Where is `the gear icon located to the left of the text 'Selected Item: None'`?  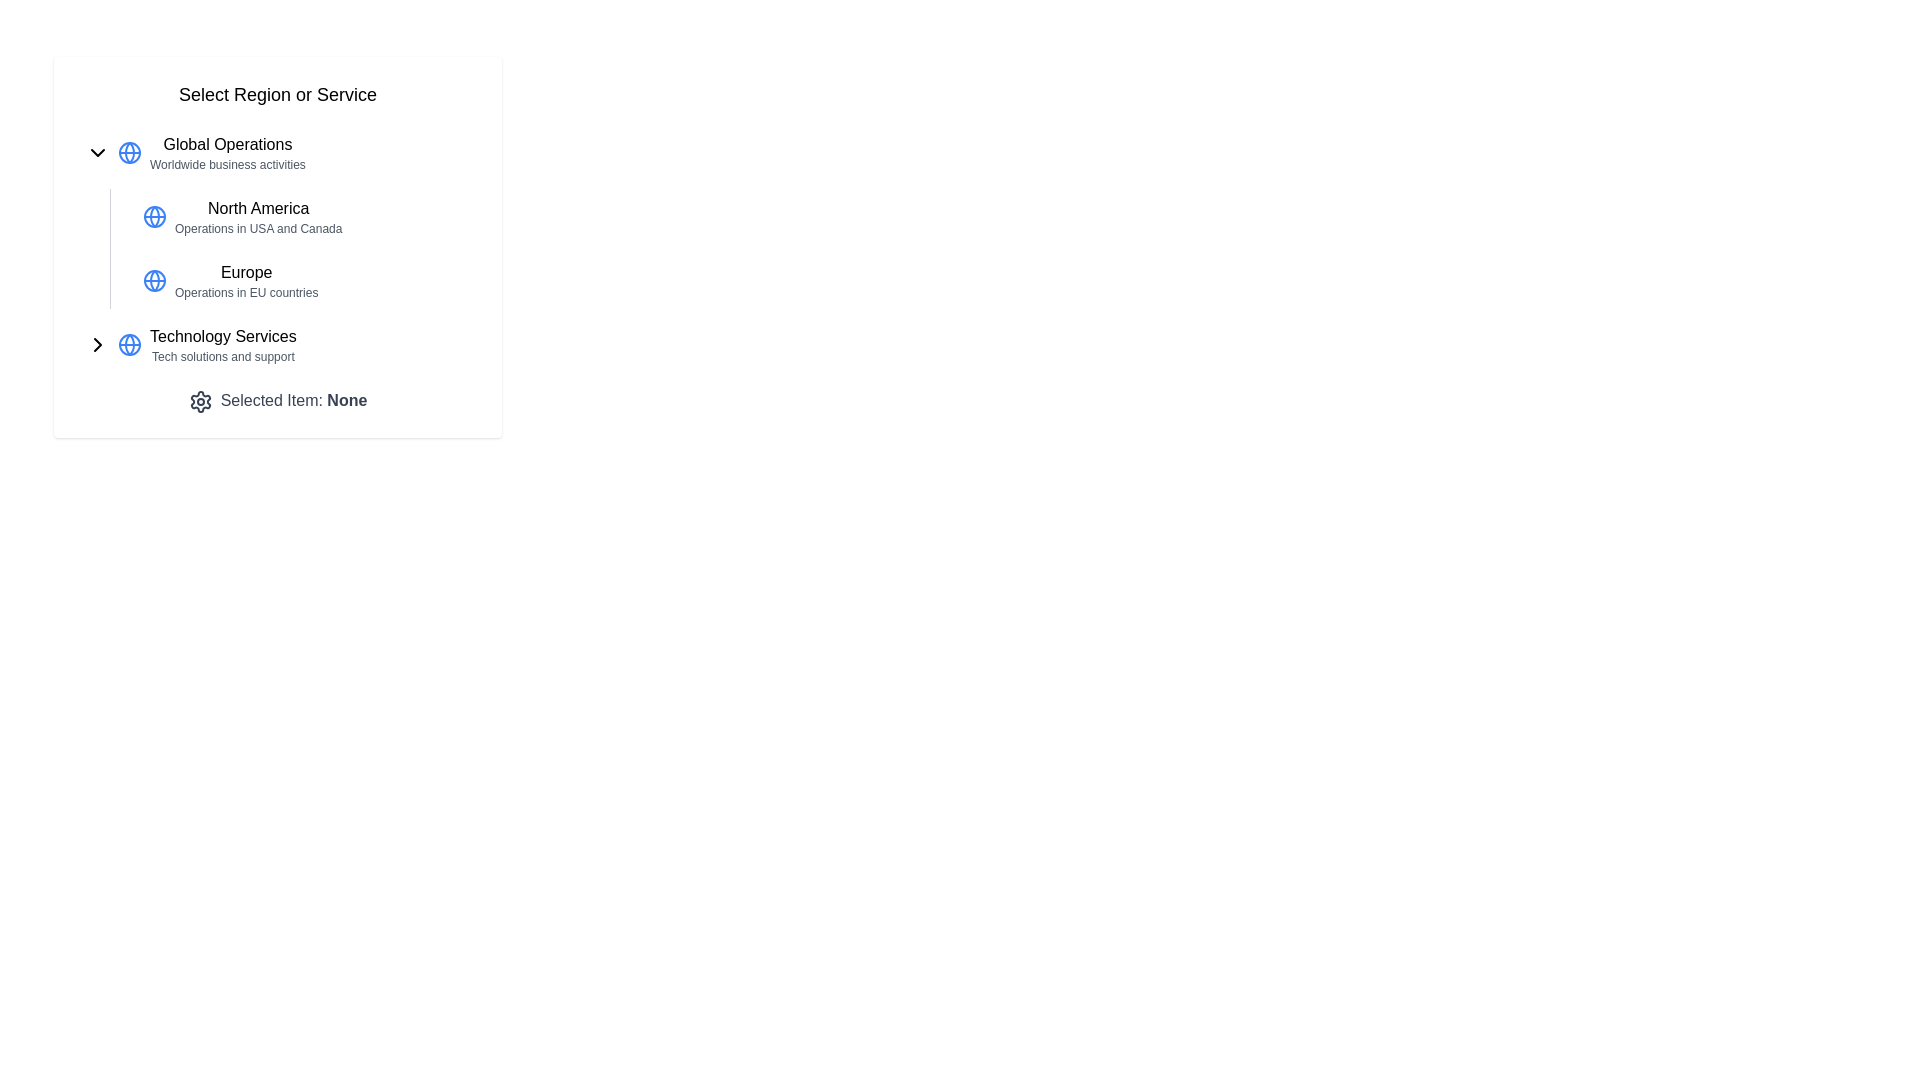 the gear icon located to the left of the text 'Selected Item: None' is located at coordinates (200, 401).